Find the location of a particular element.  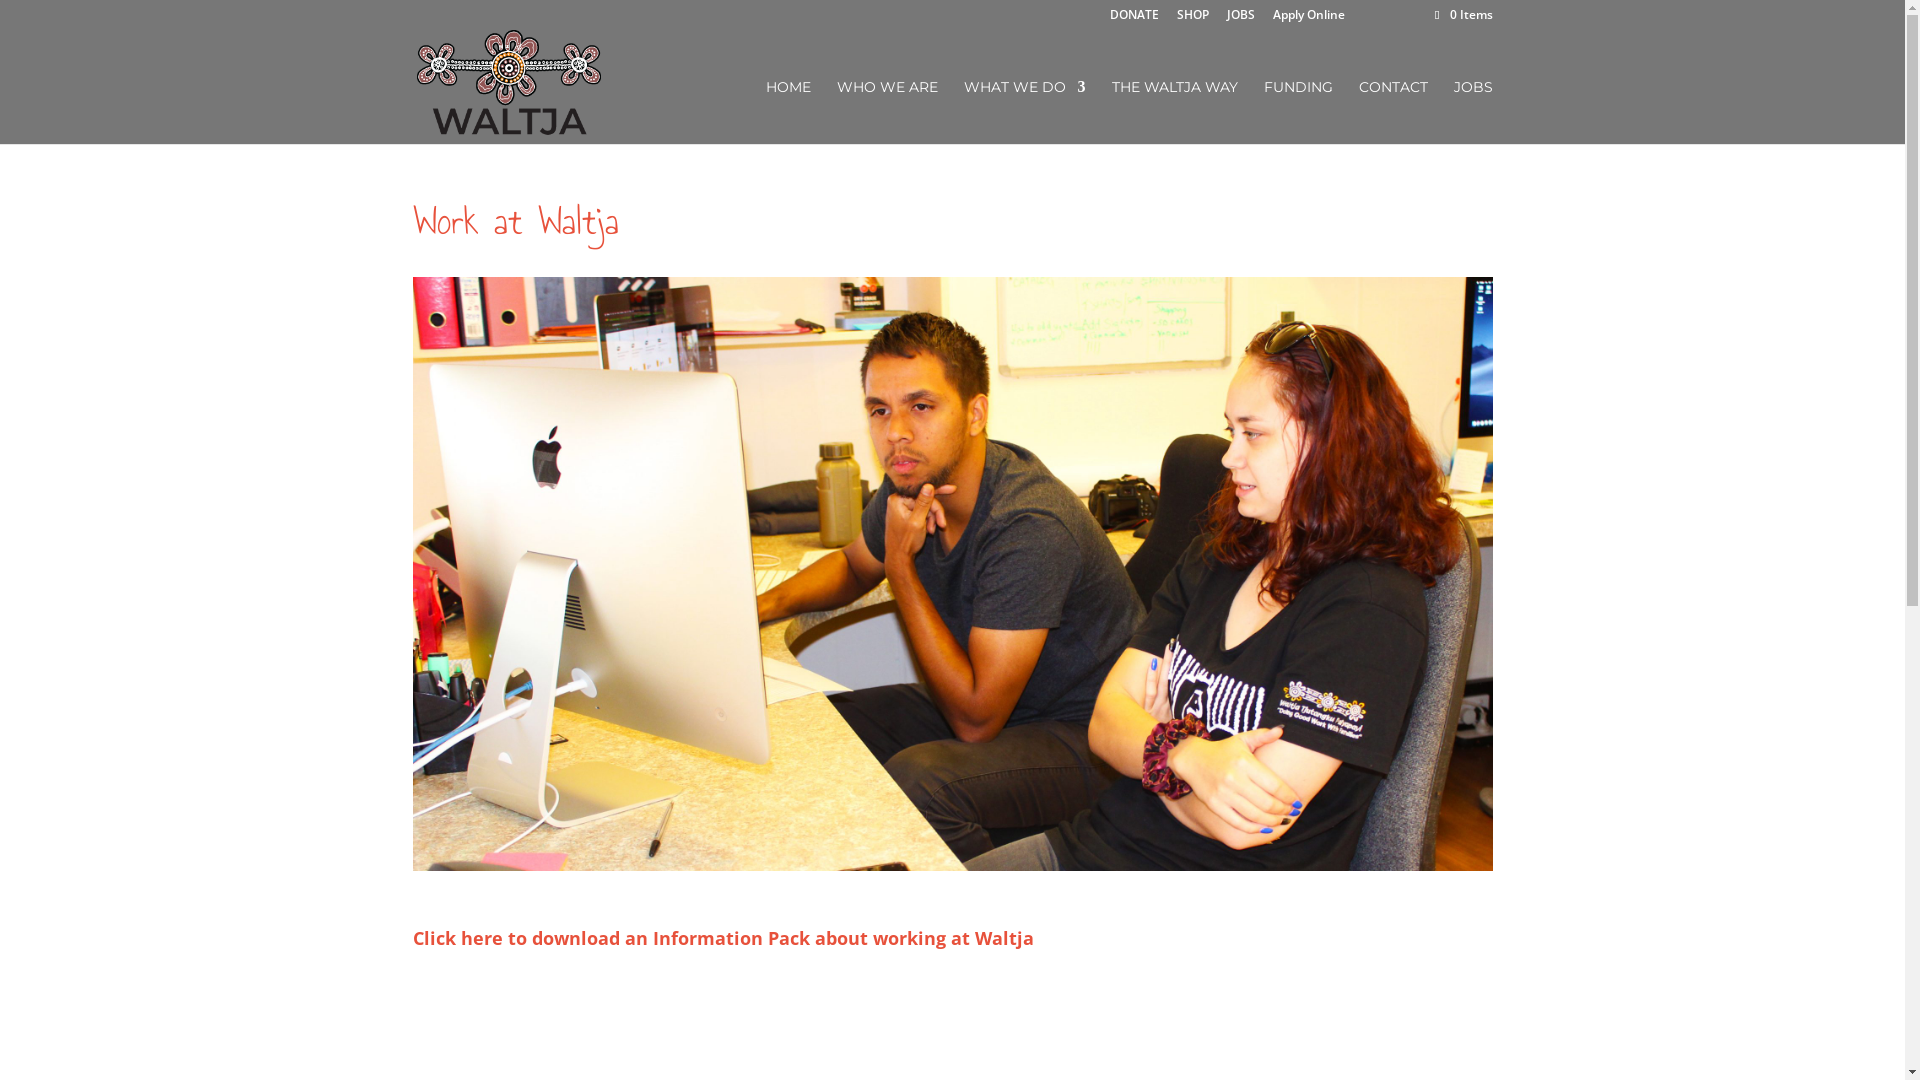

'0 Items' is located at coordinates (1430, 14).